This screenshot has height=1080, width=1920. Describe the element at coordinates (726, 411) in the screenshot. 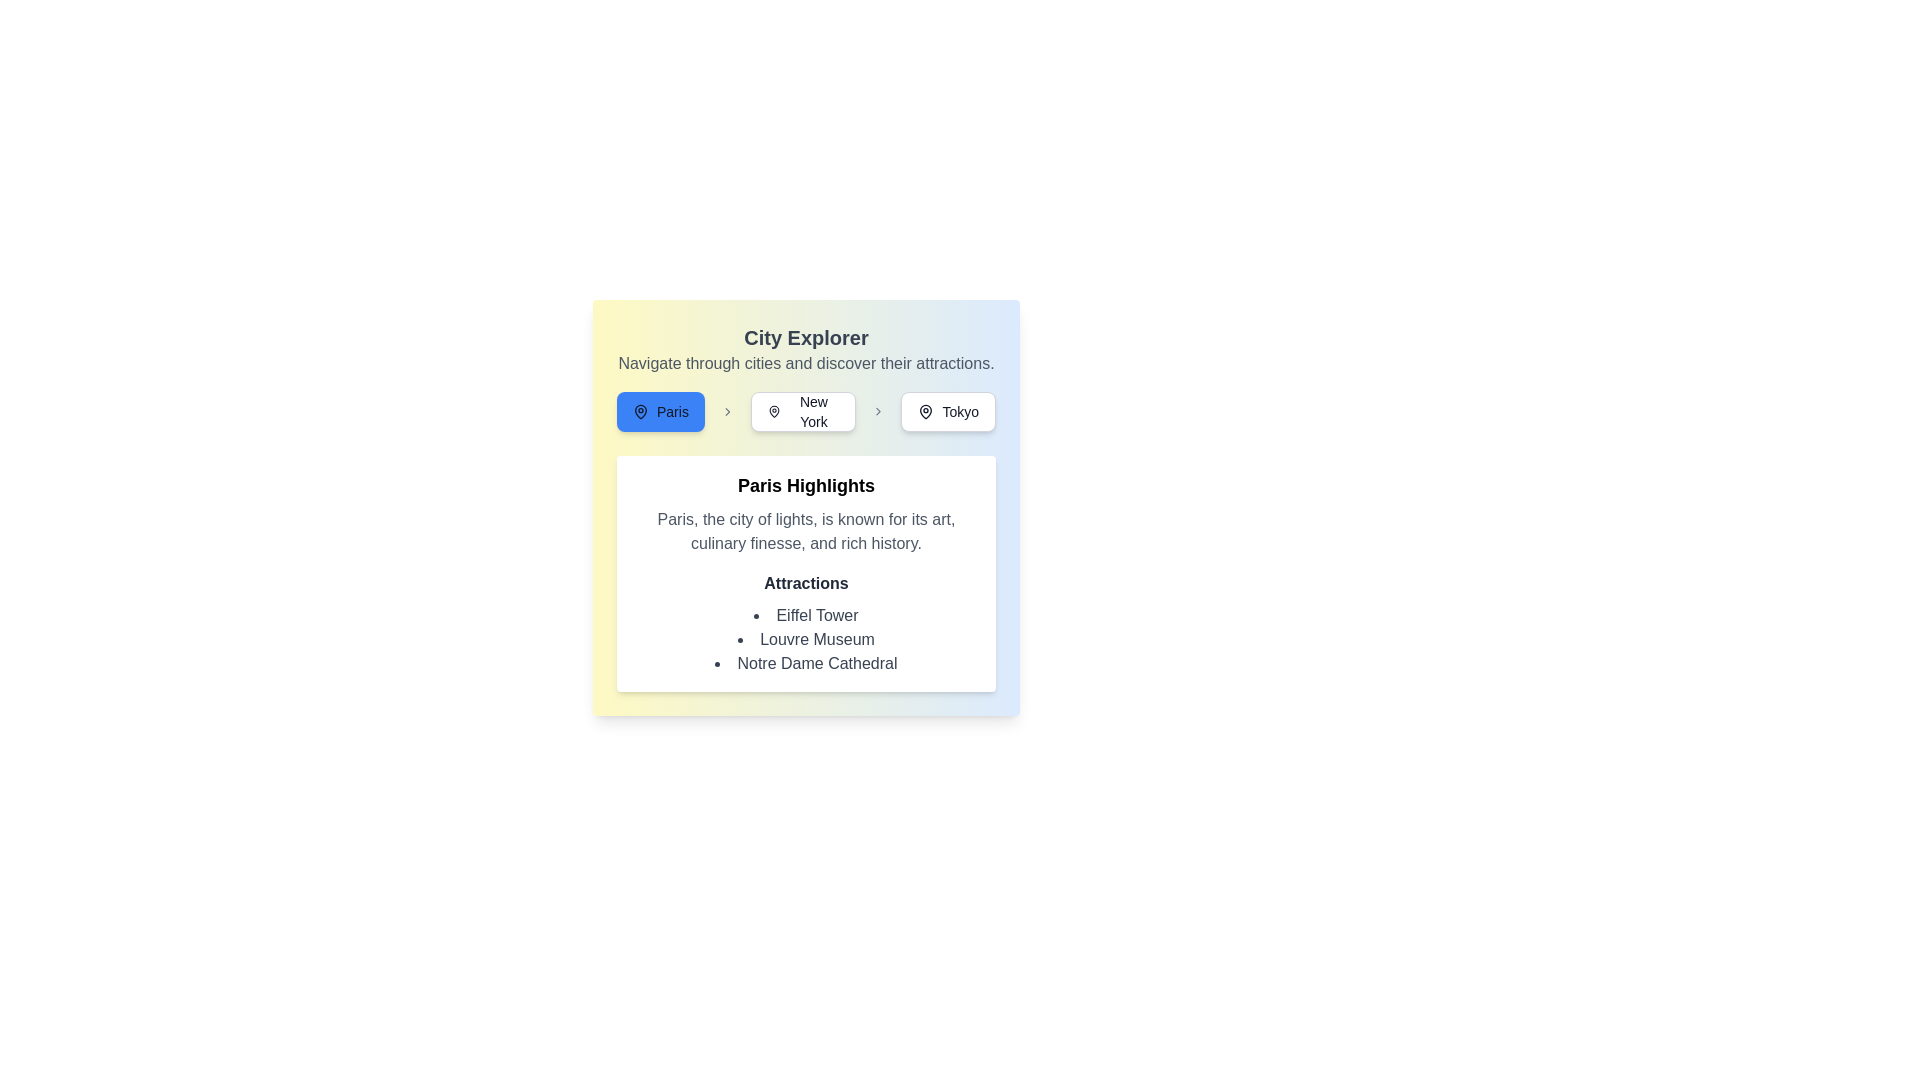

I see `the right-pointing chevron icon located between the 'Paris' and 'New York' buttons` at that location.